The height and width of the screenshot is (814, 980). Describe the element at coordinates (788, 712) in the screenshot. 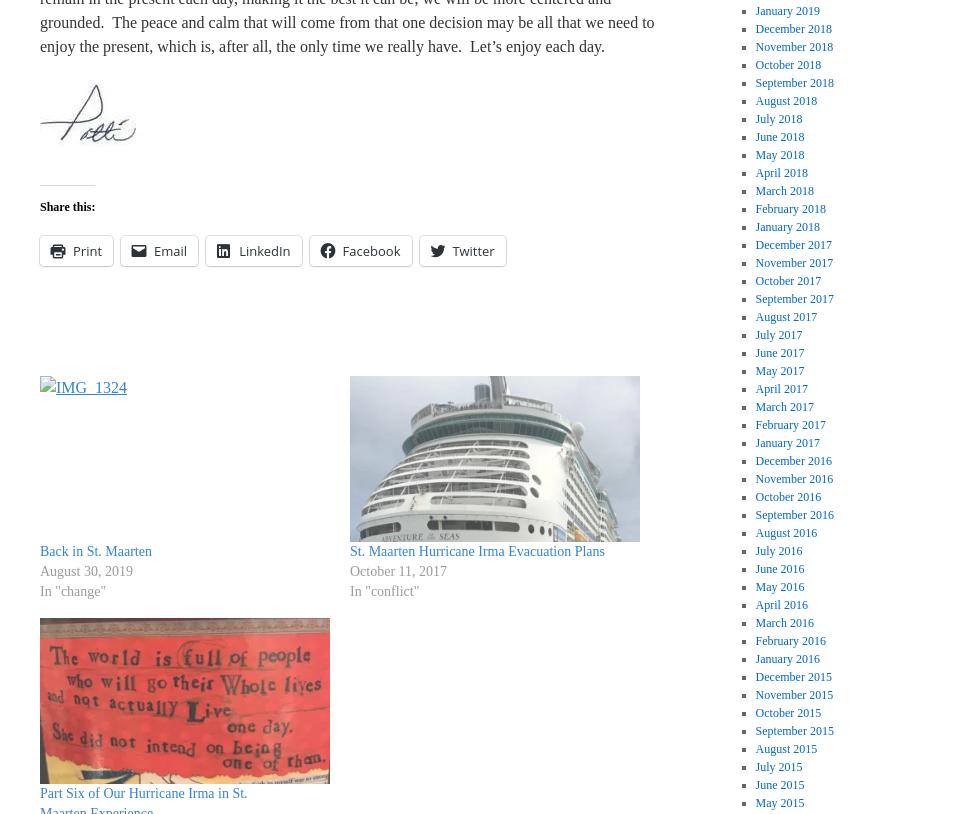

I see `'October 2015'` at that location.